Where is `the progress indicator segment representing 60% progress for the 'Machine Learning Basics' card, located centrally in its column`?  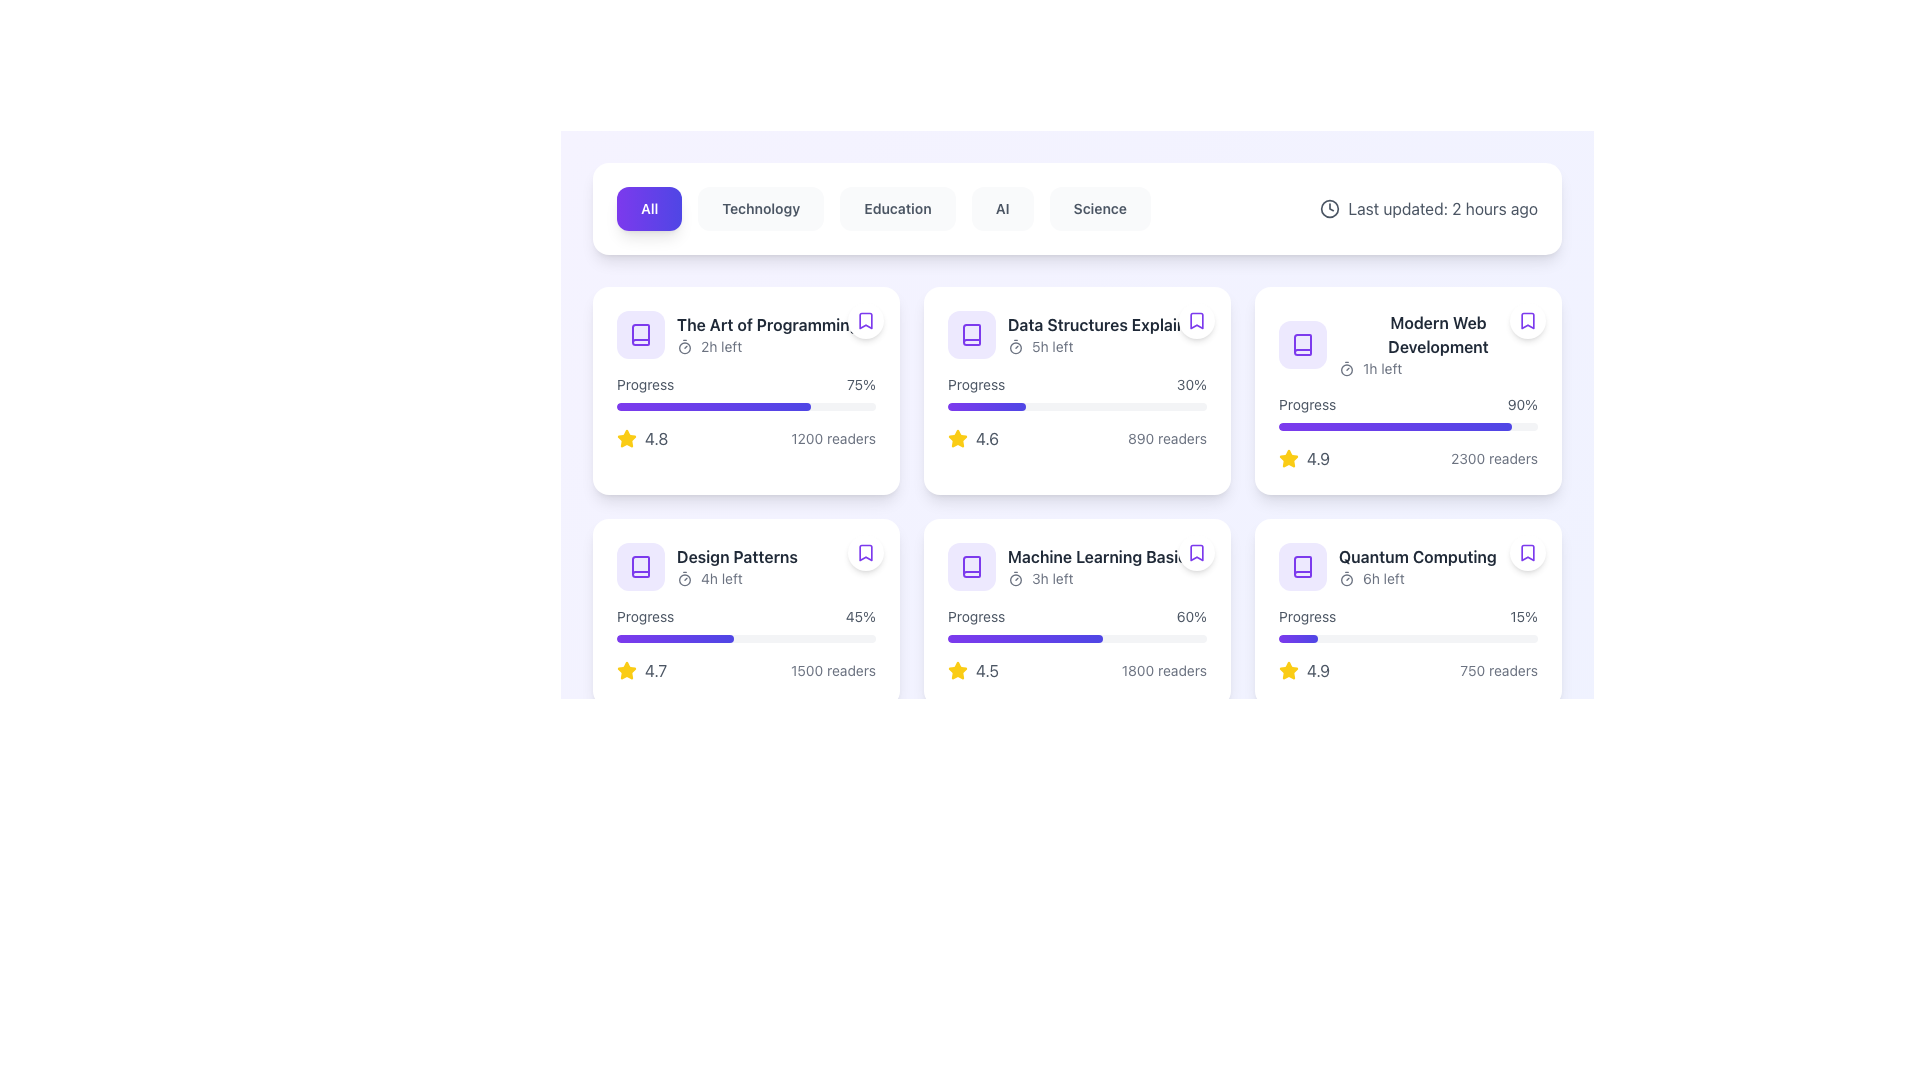 the progress indicator segment representing 60% progress for the 'Machine Learning Basics' card, located centrally in its column is located at coordinates (1025, 639).